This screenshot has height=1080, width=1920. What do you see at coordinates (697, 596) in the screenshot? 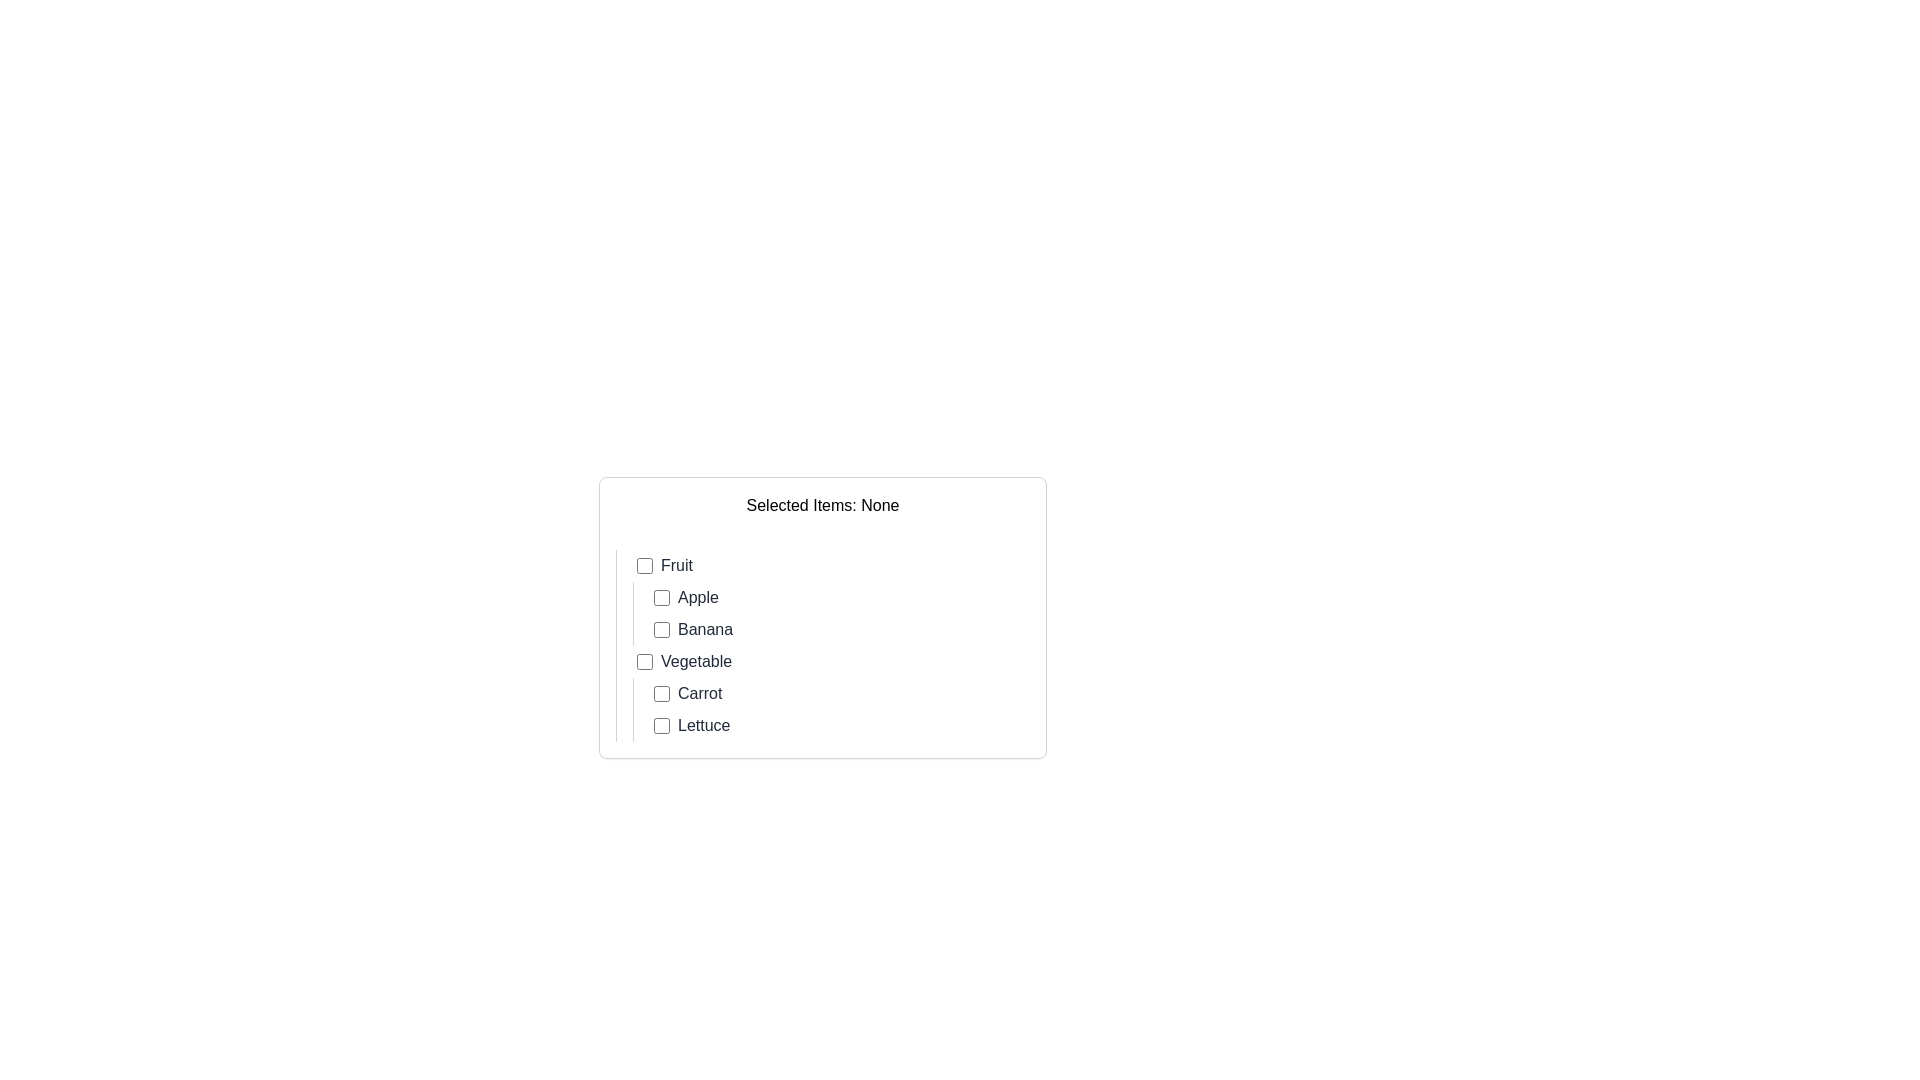
I see `the 'Apple' text label which is positioned to the right of the associated checkbox under the 'Fruit' category` at bounding box center [697, 596].